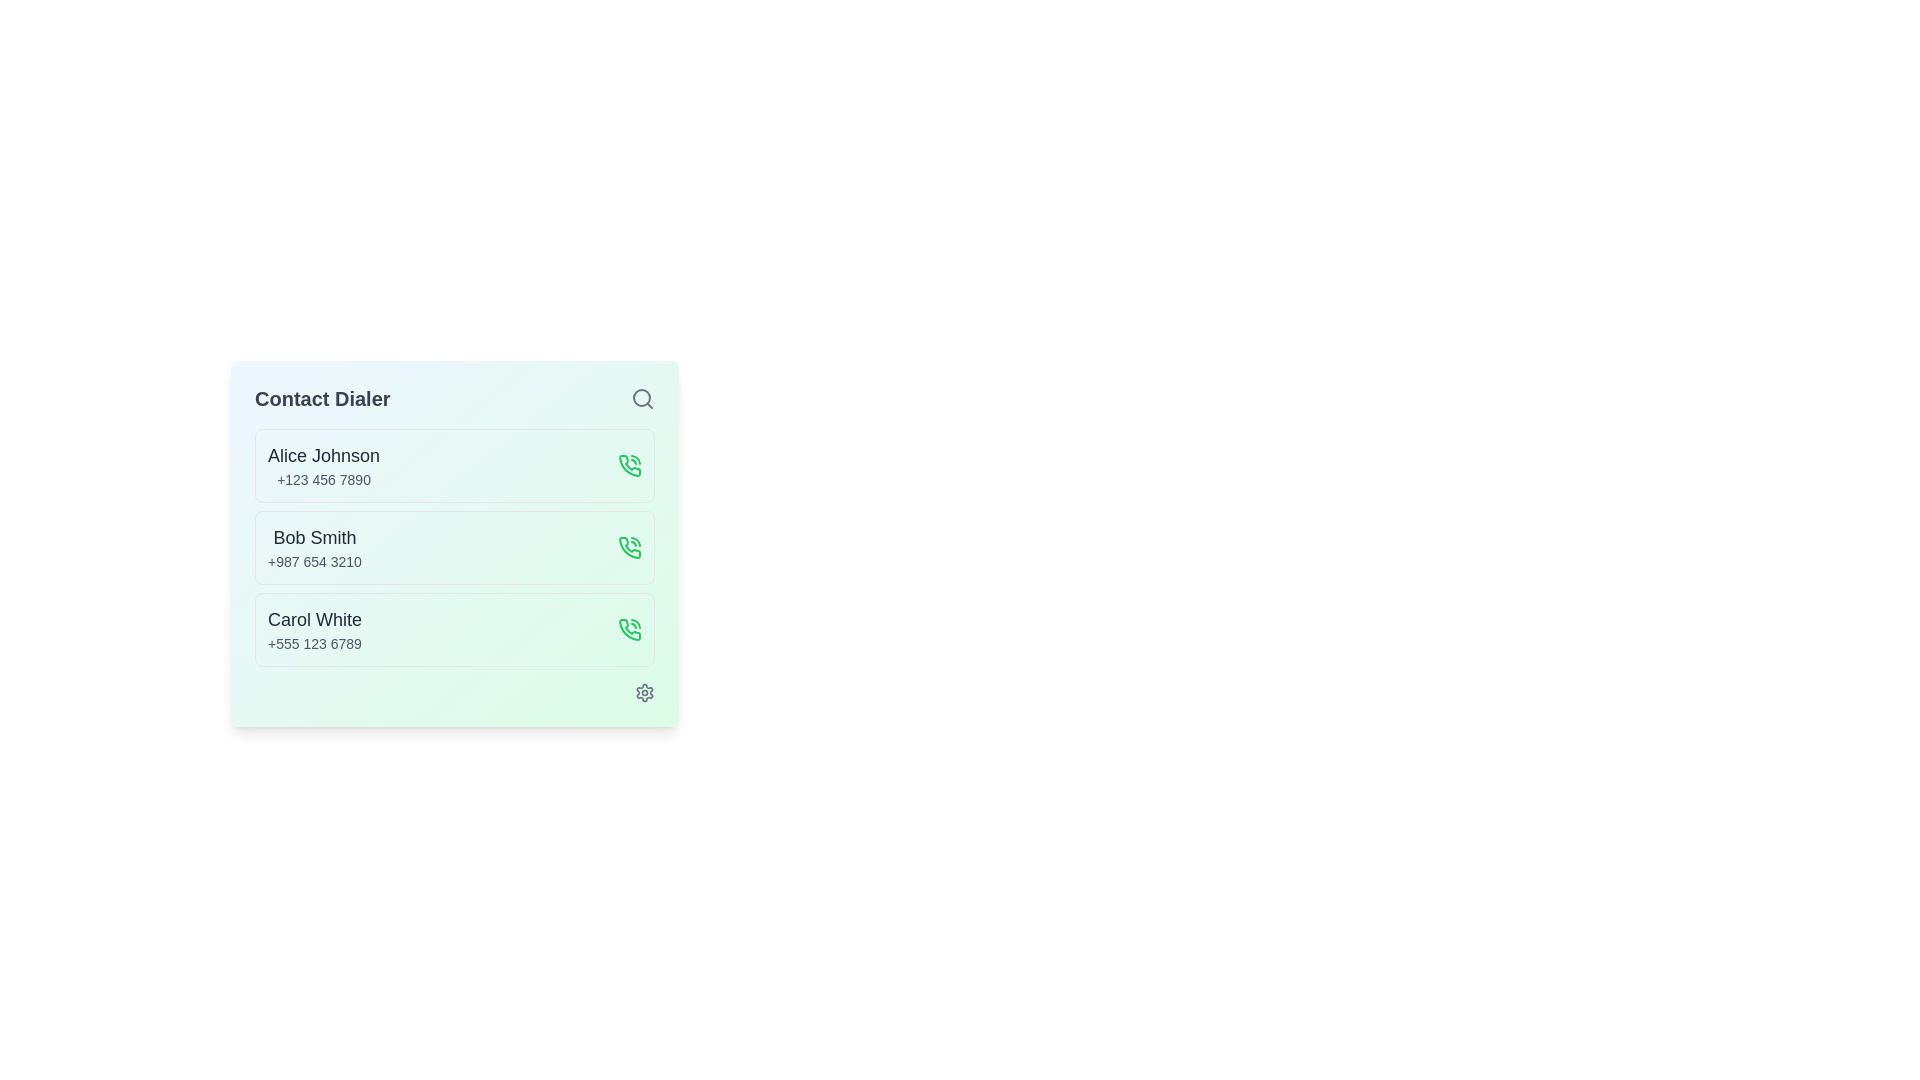 The image size is (1920, 1080). I want to click on the Text label displaying the contact name in the third row of the contact list, which is located above the phone number '+555 123 6789', so click(314, 619).